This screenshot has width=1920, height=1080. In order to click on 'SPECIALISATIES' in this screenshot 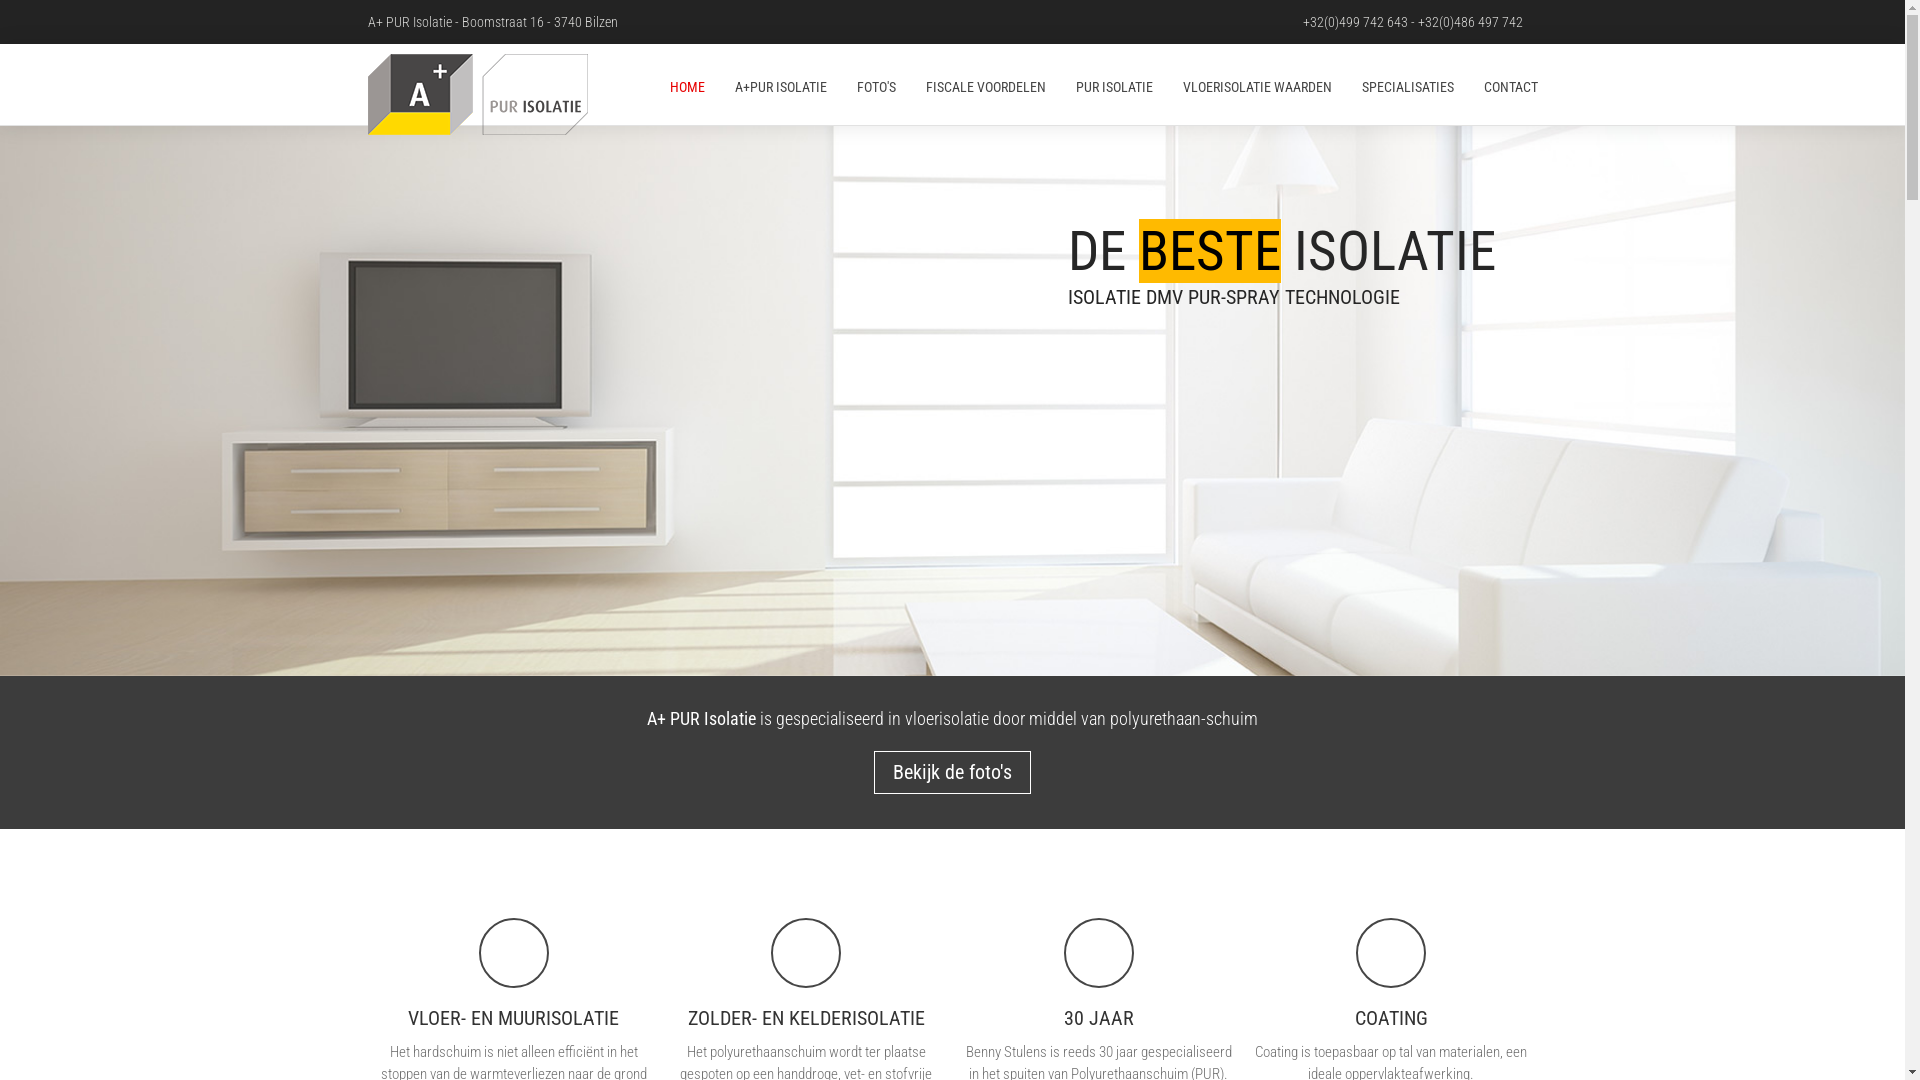, I will do `click(1405, 83)`.